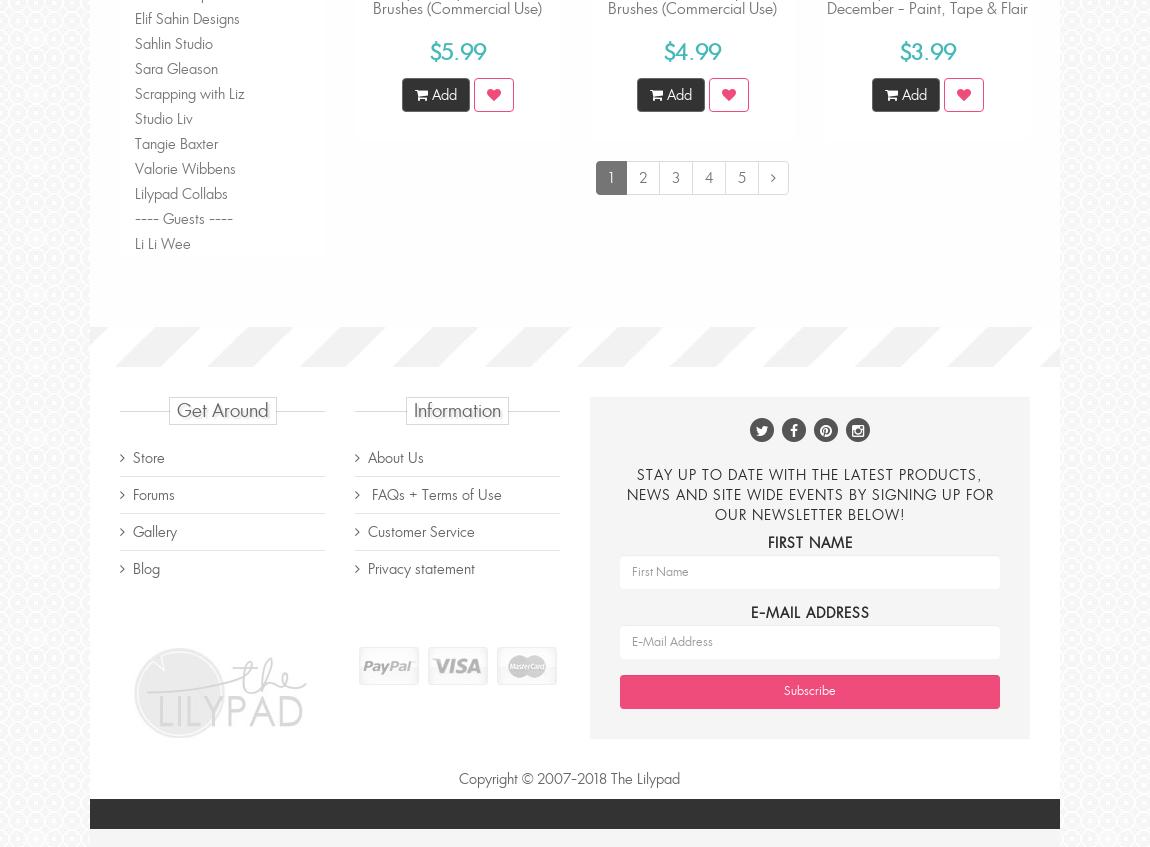 The height and width of the screenshot is (847, 1150). I want to click on 'E-Mail Address', so click(808, 610).